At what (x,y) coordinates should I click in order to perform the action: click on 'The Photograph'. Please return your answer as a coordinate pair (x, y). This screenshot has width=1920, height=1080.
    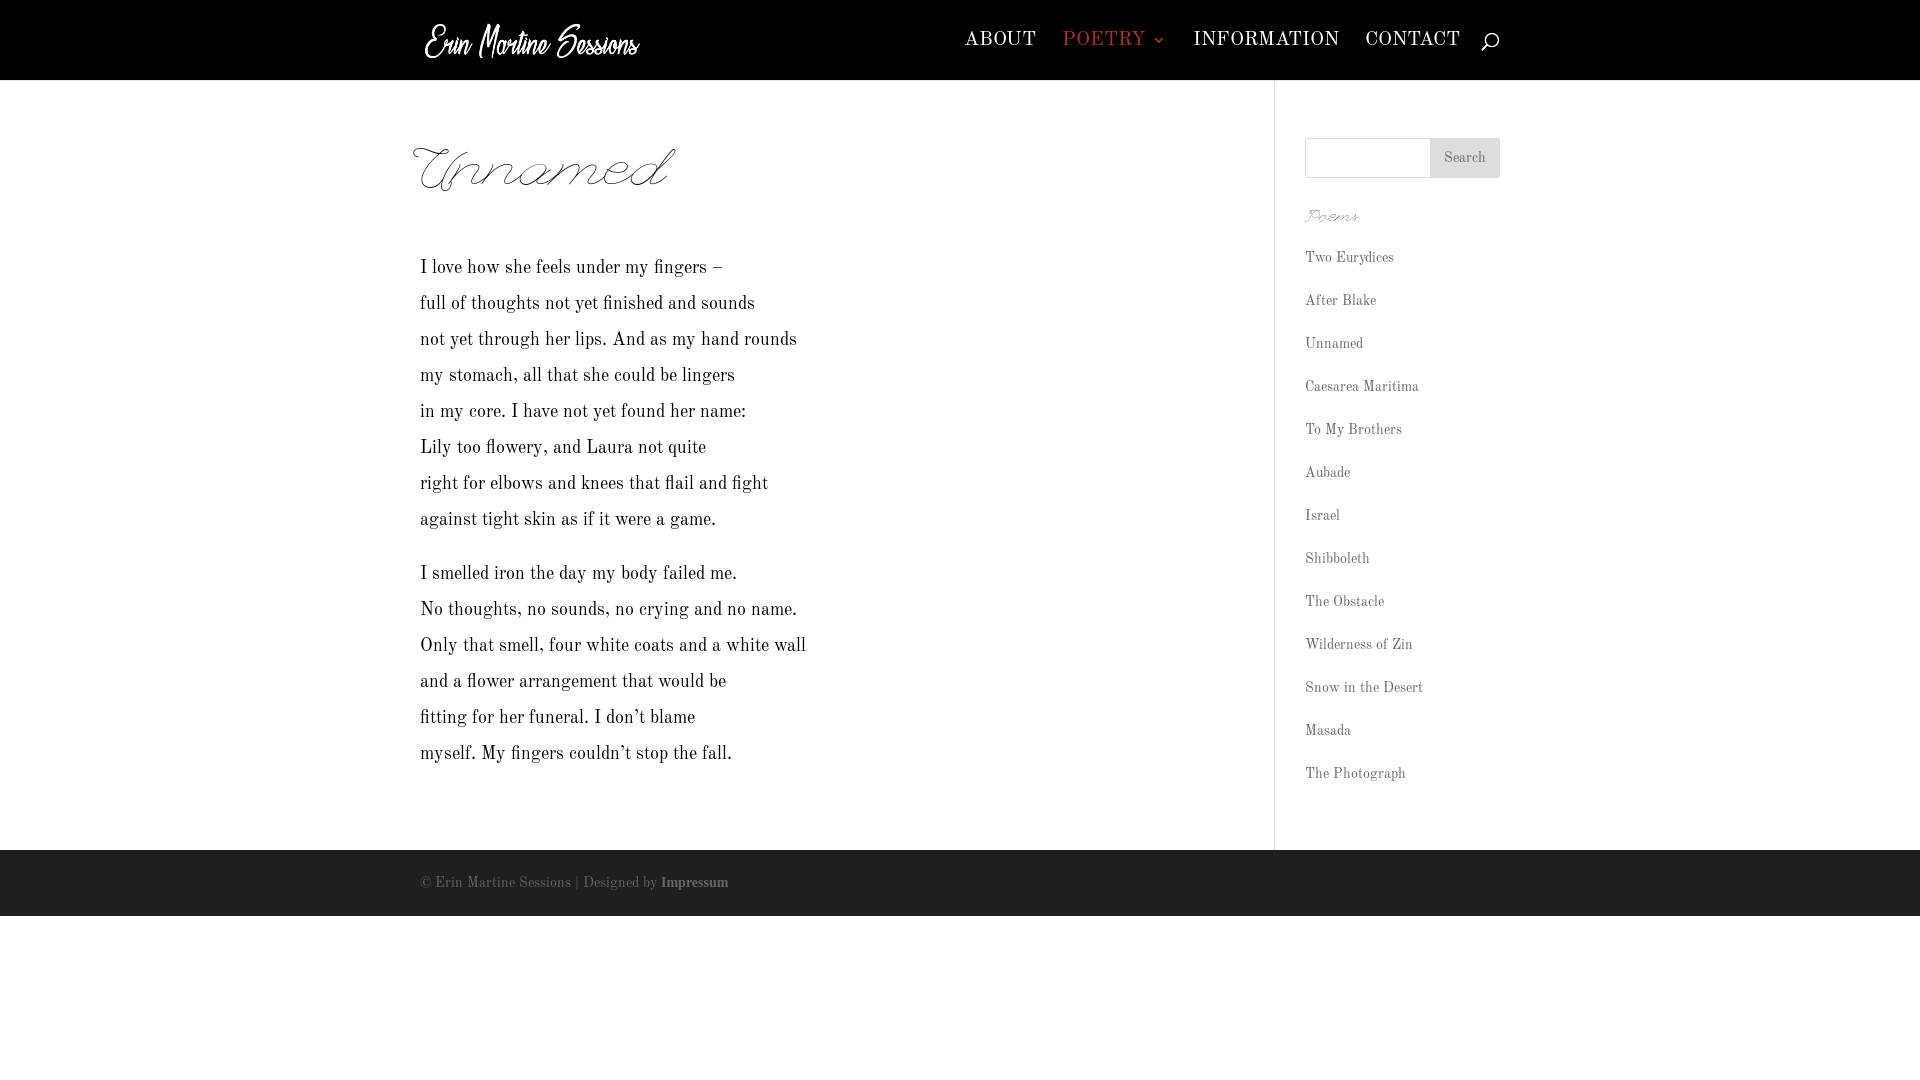
    Looking at the image, I should click on (1305, 773).